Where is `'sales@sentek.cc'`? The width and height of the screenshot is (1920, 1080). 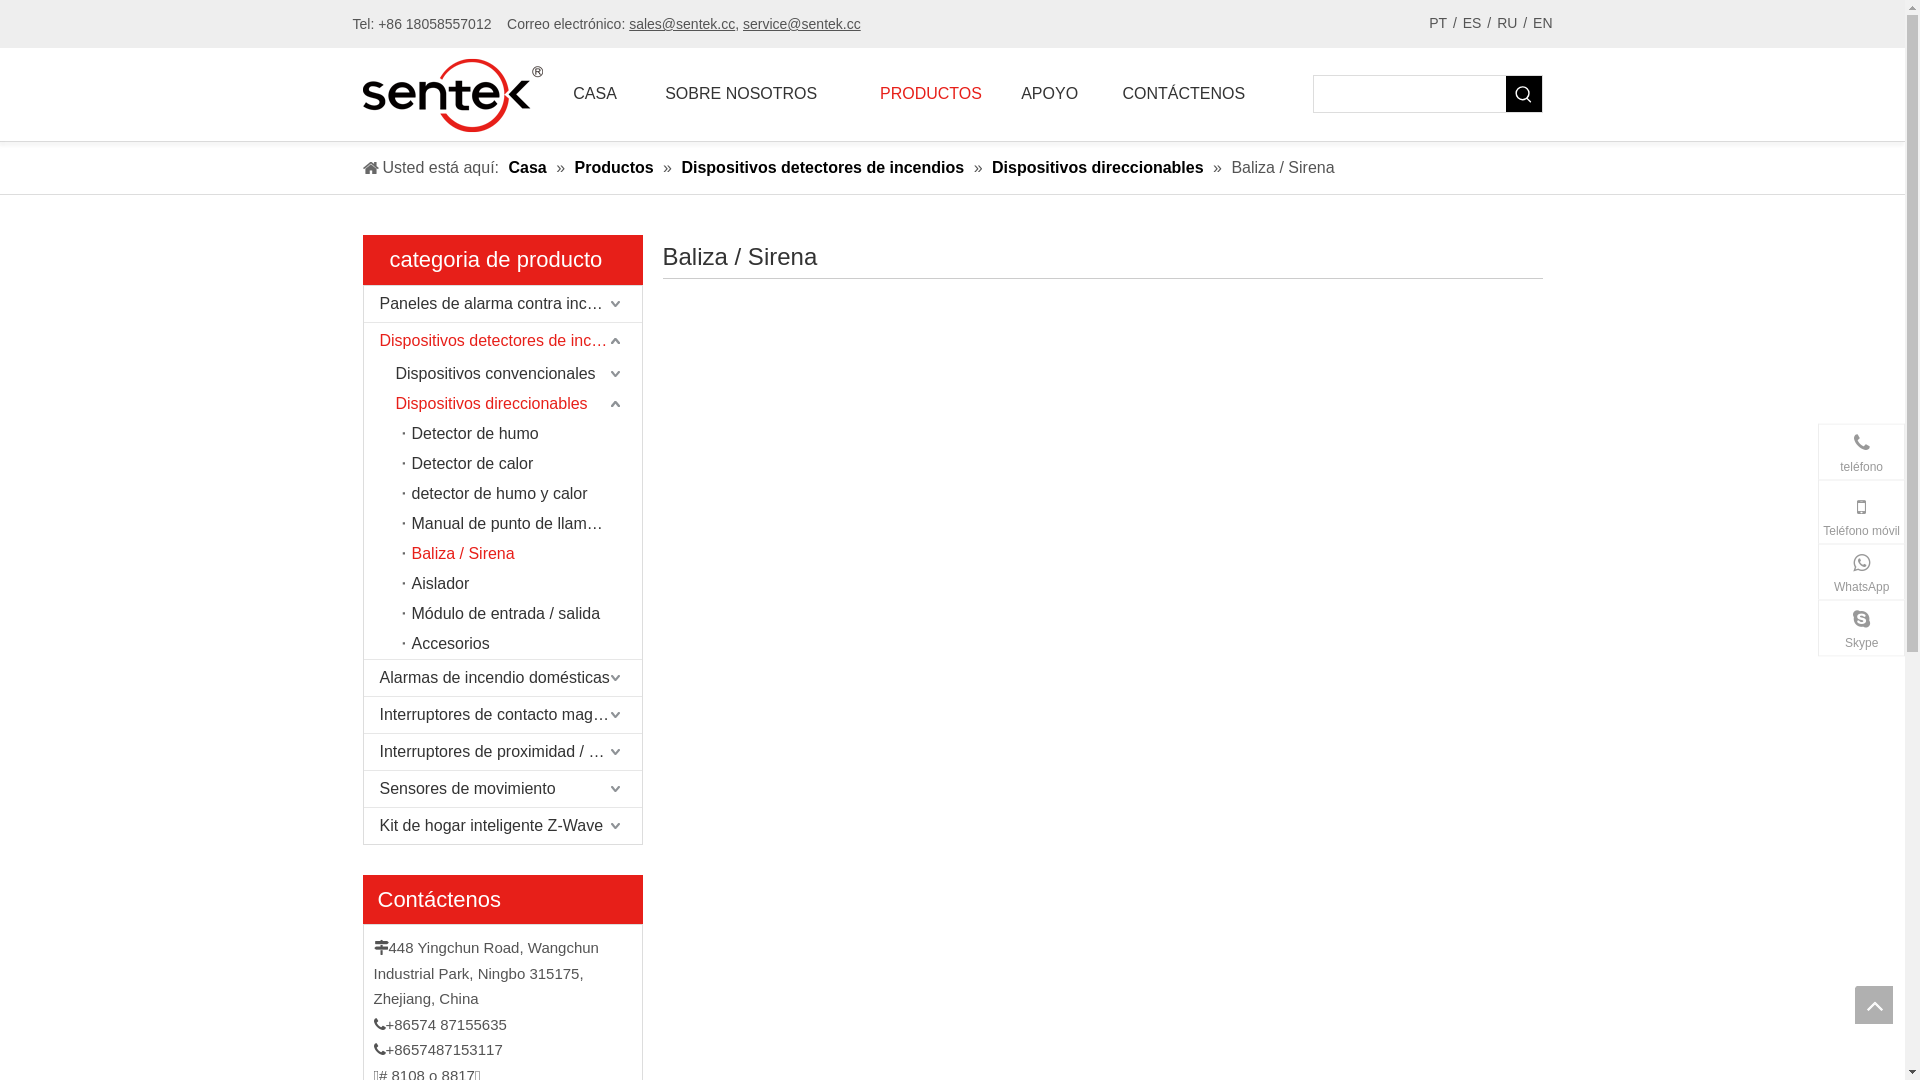
'sales@sentek.cc' is located at coordinates (681, 23).